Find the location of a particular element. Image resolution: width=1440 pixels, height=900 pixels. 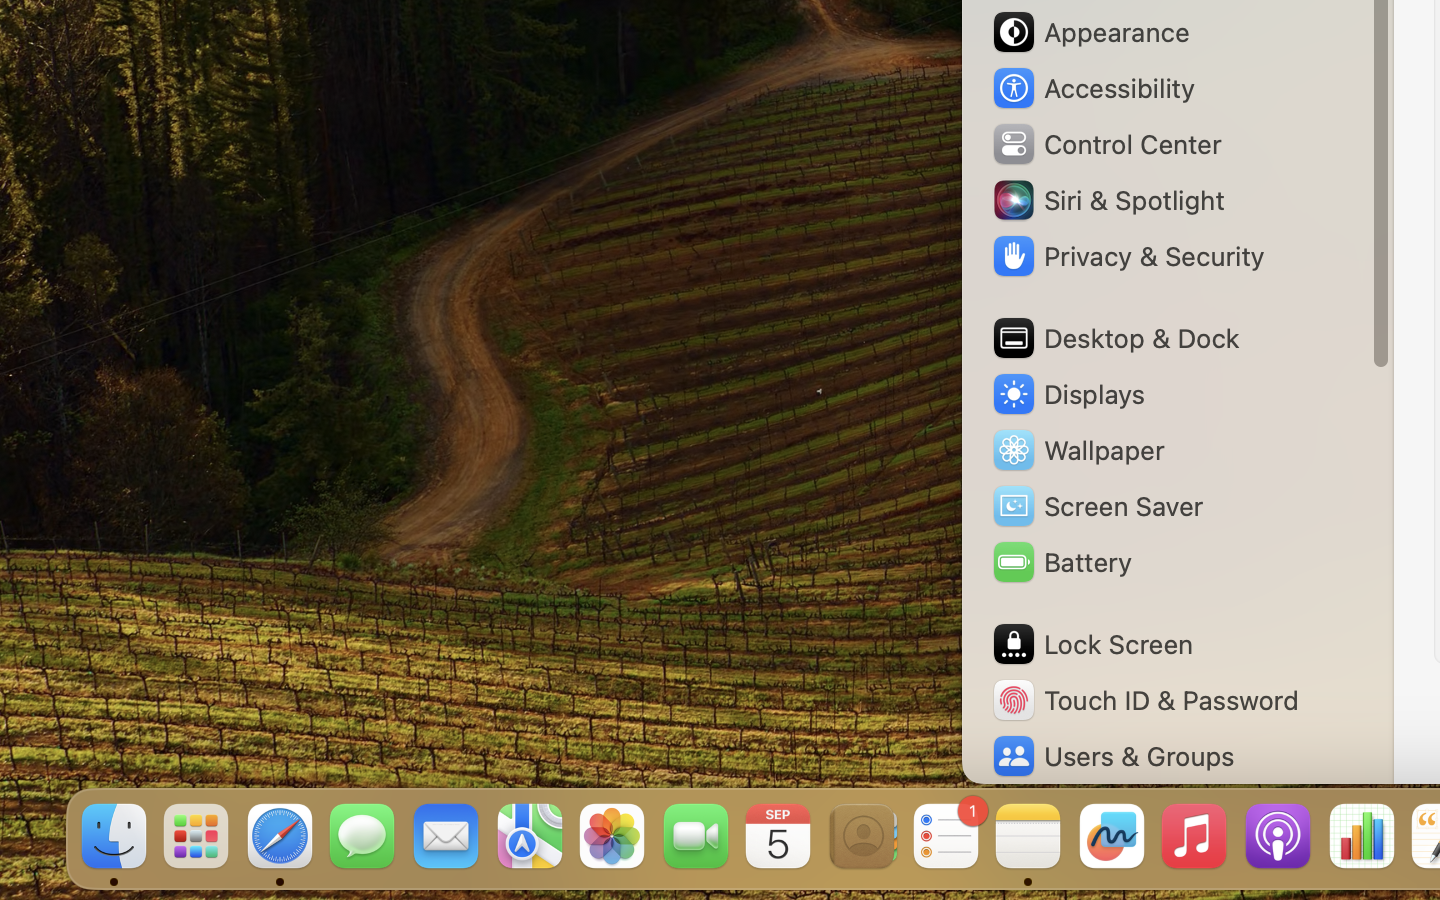

'Users & Groups' is located at coordinates (1110, 755).